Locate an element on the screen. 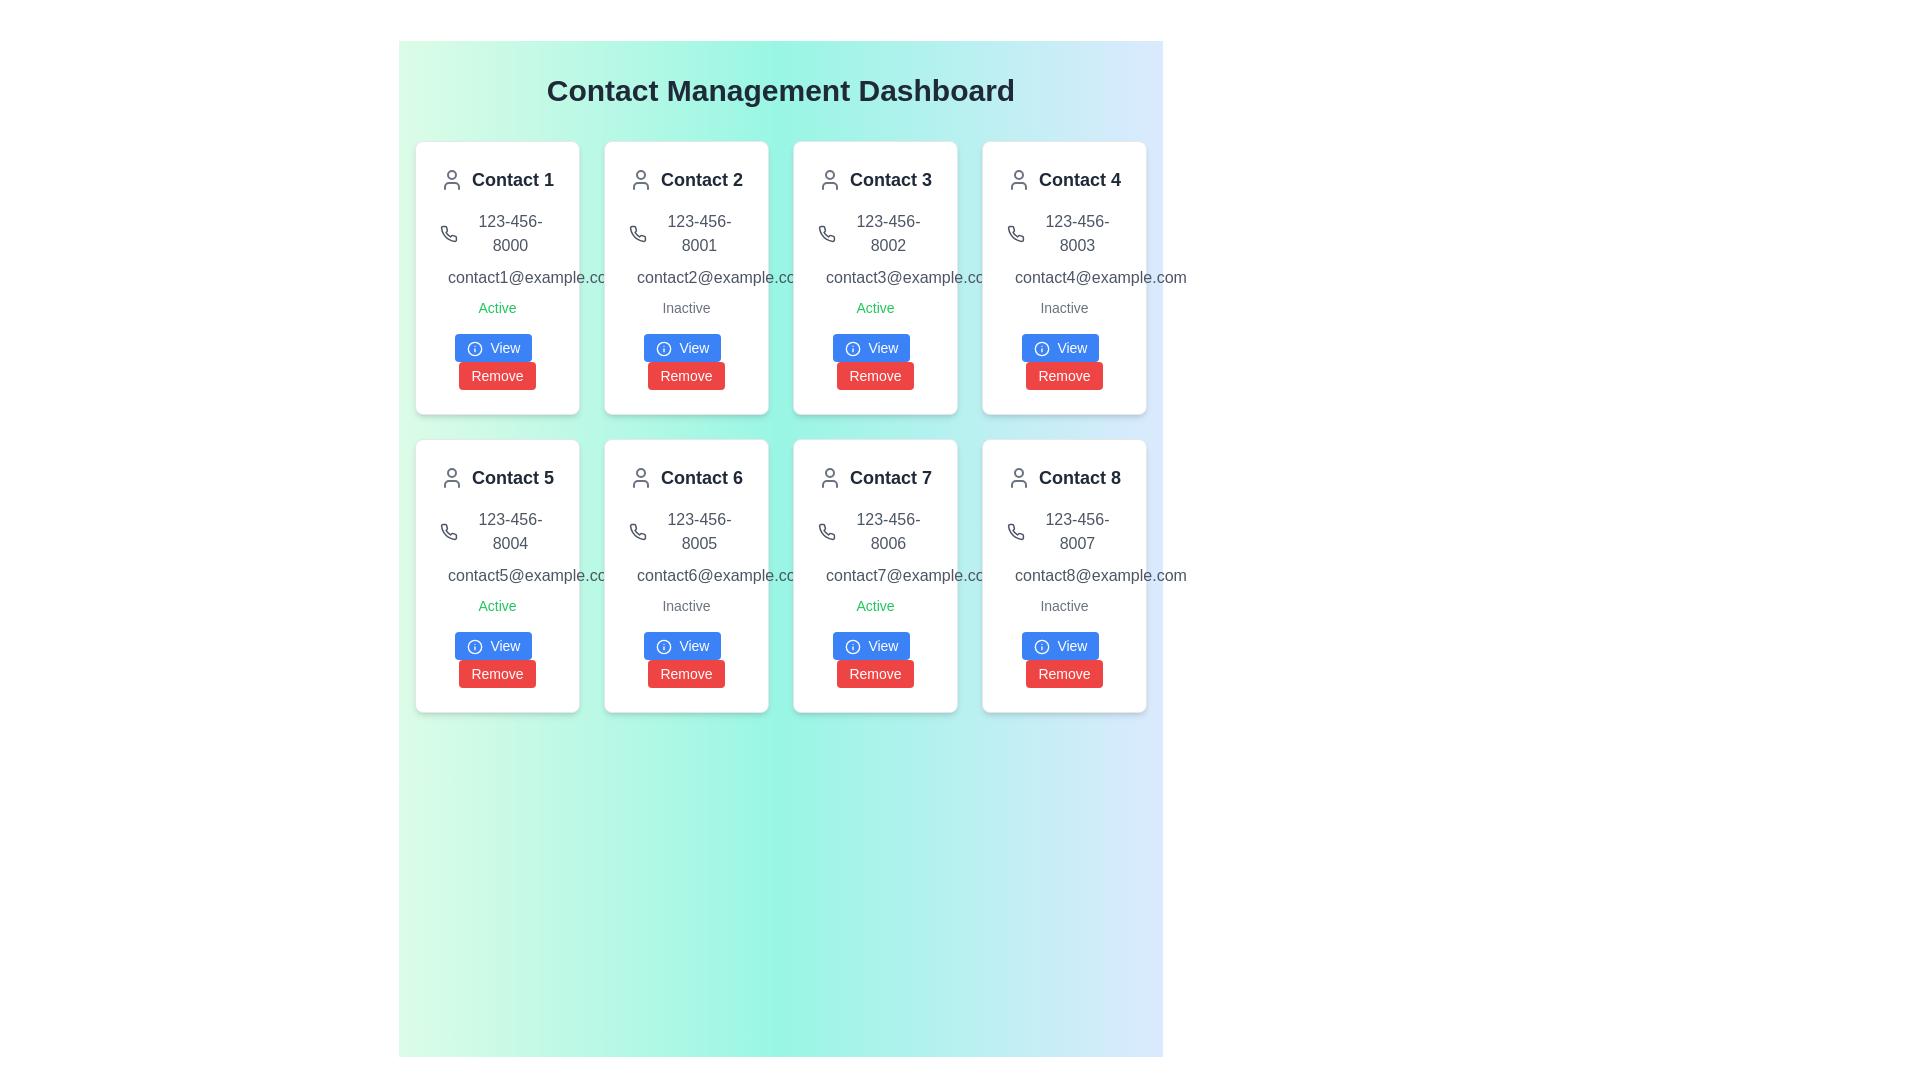  text label 'Contact 1' located in the top-left card of the grid layout, positioned beneath the user icon and above the phone number, email address, and action buttons is located at coordinates (513, 180).